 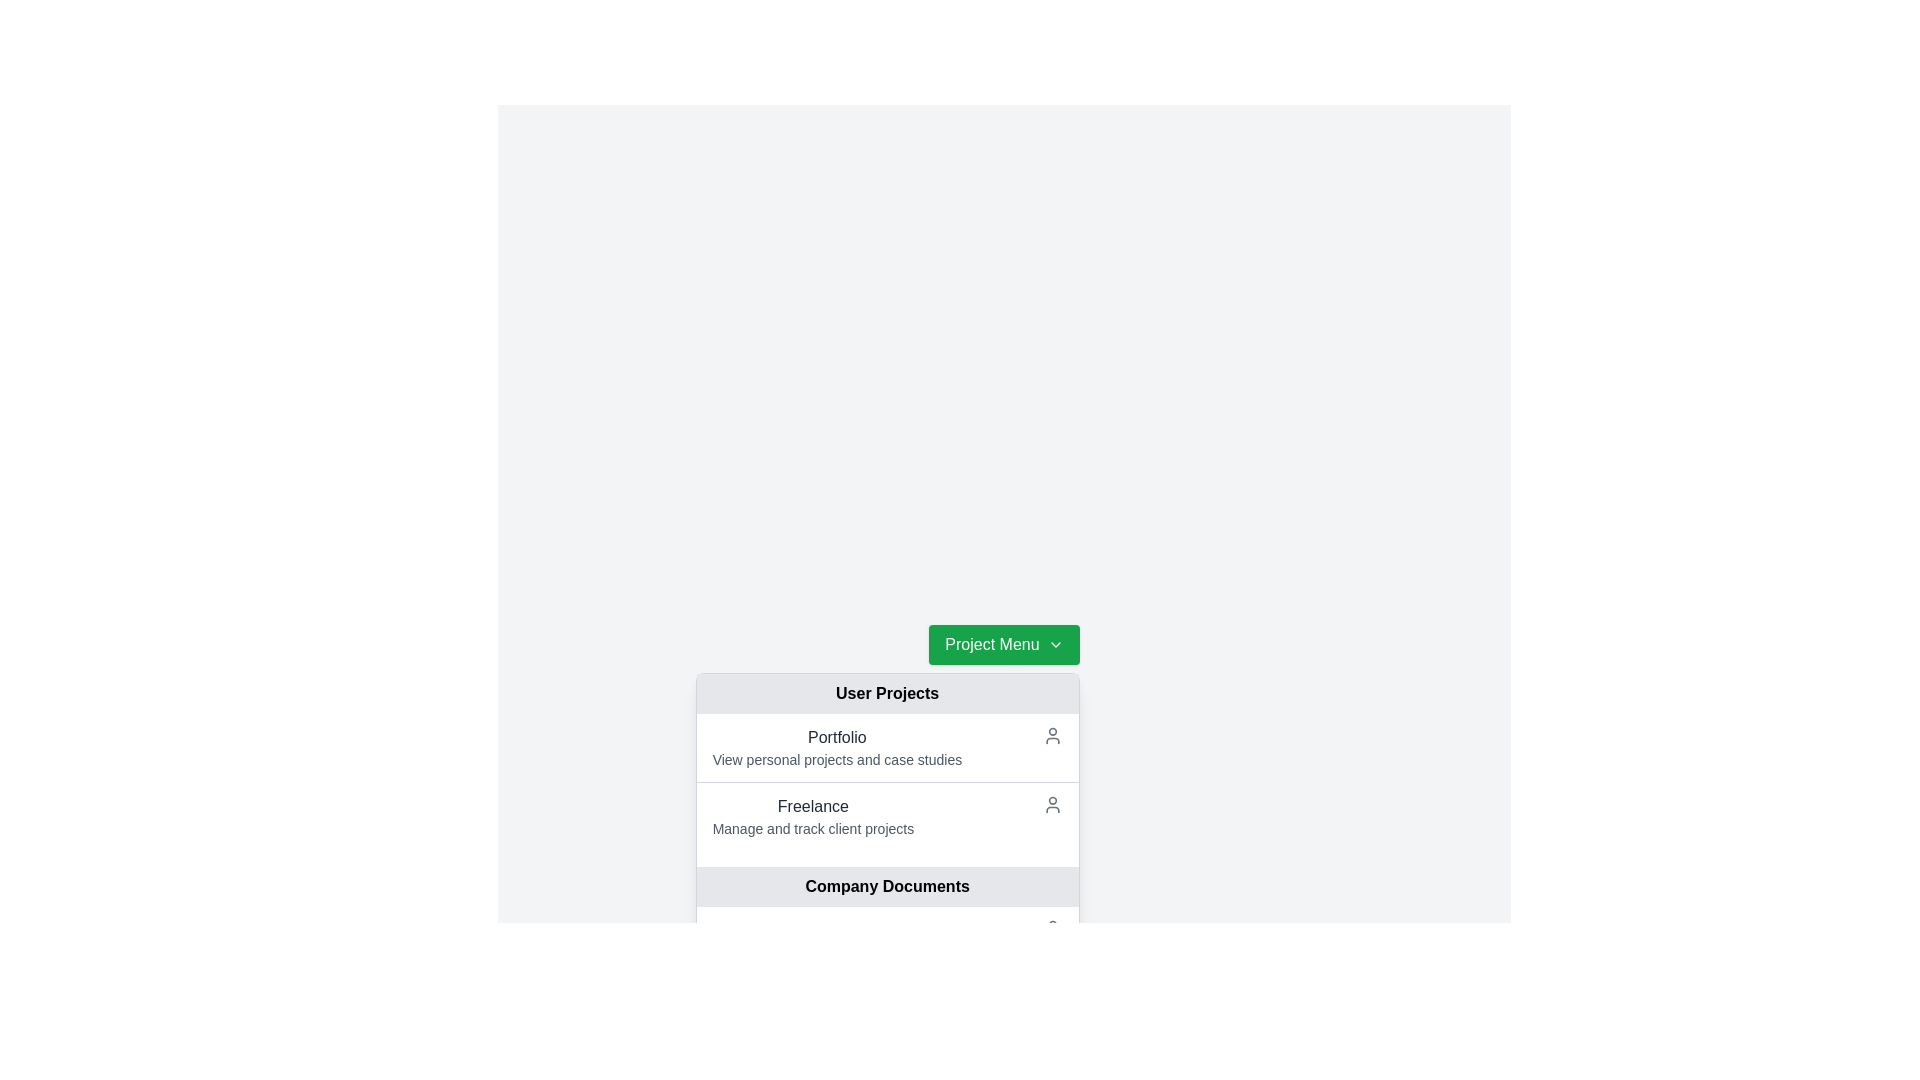 I want to click on the user silhouette icon located to the far right of the text 'Freelance Manage and track client projects' in the 'Freelance' section of the User Projects menu for visual reference of menu functionality, so click(x=1051, y=804).